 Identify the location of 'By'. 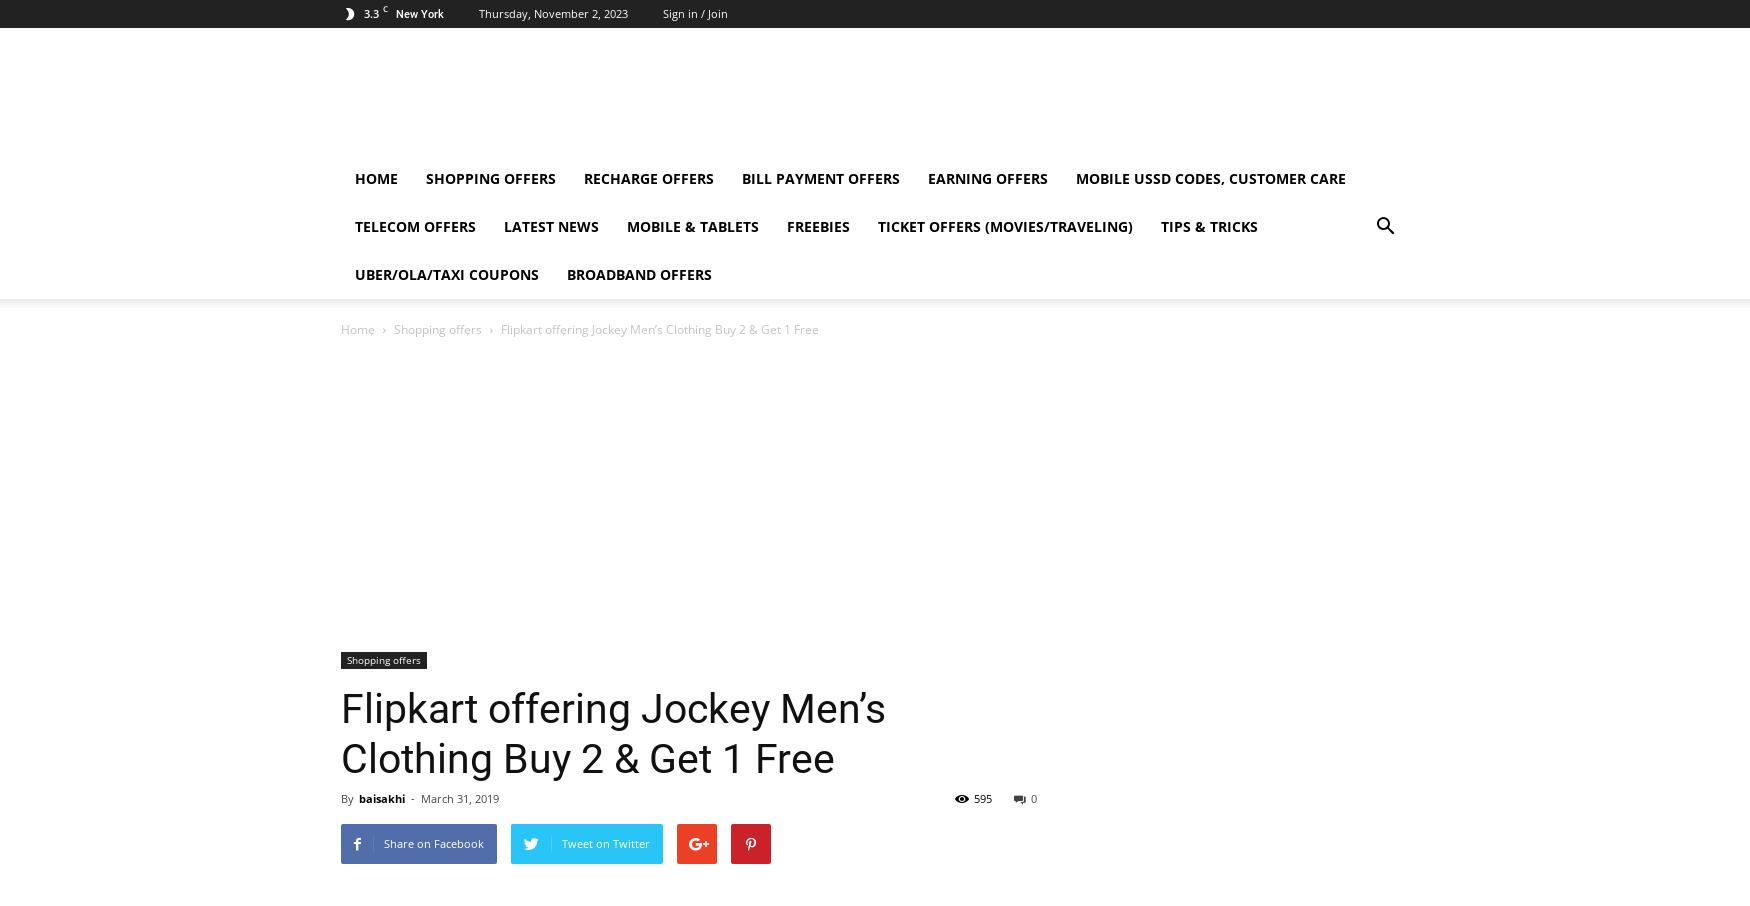
(347, 798).